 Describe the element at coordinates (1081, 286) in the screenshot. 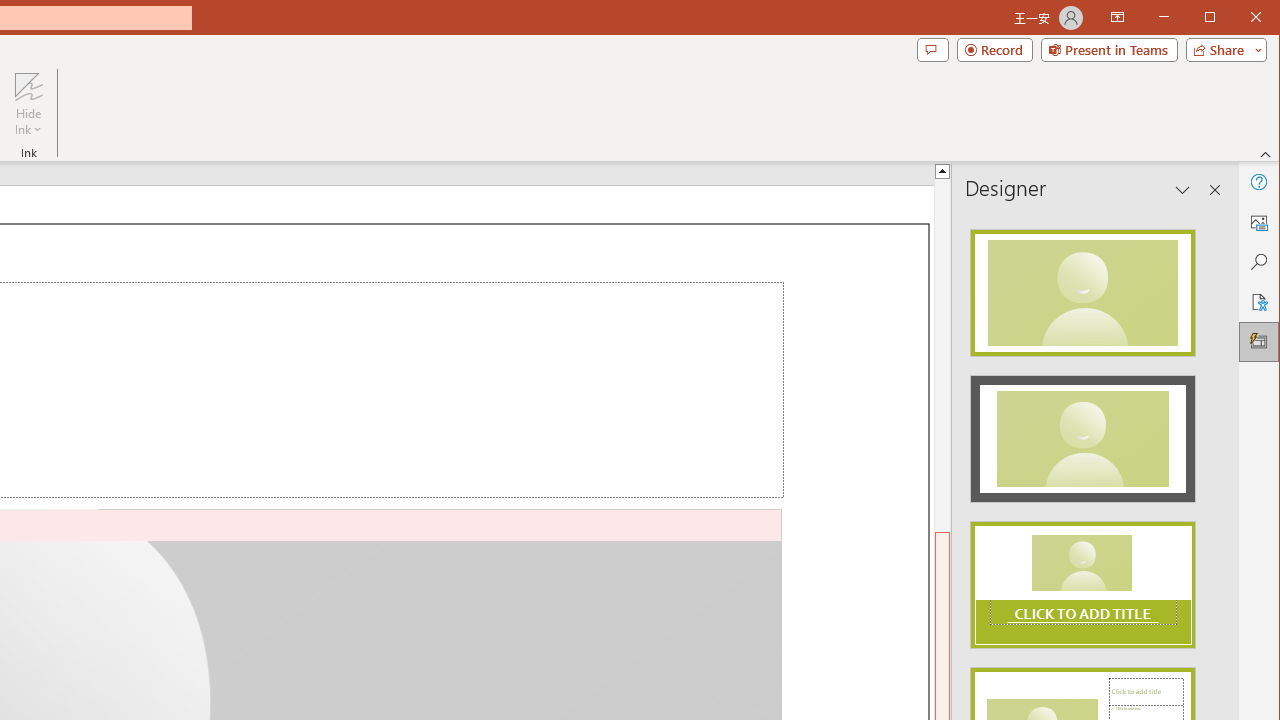

I see `'Recommended Design: Design Idea'` at that location.